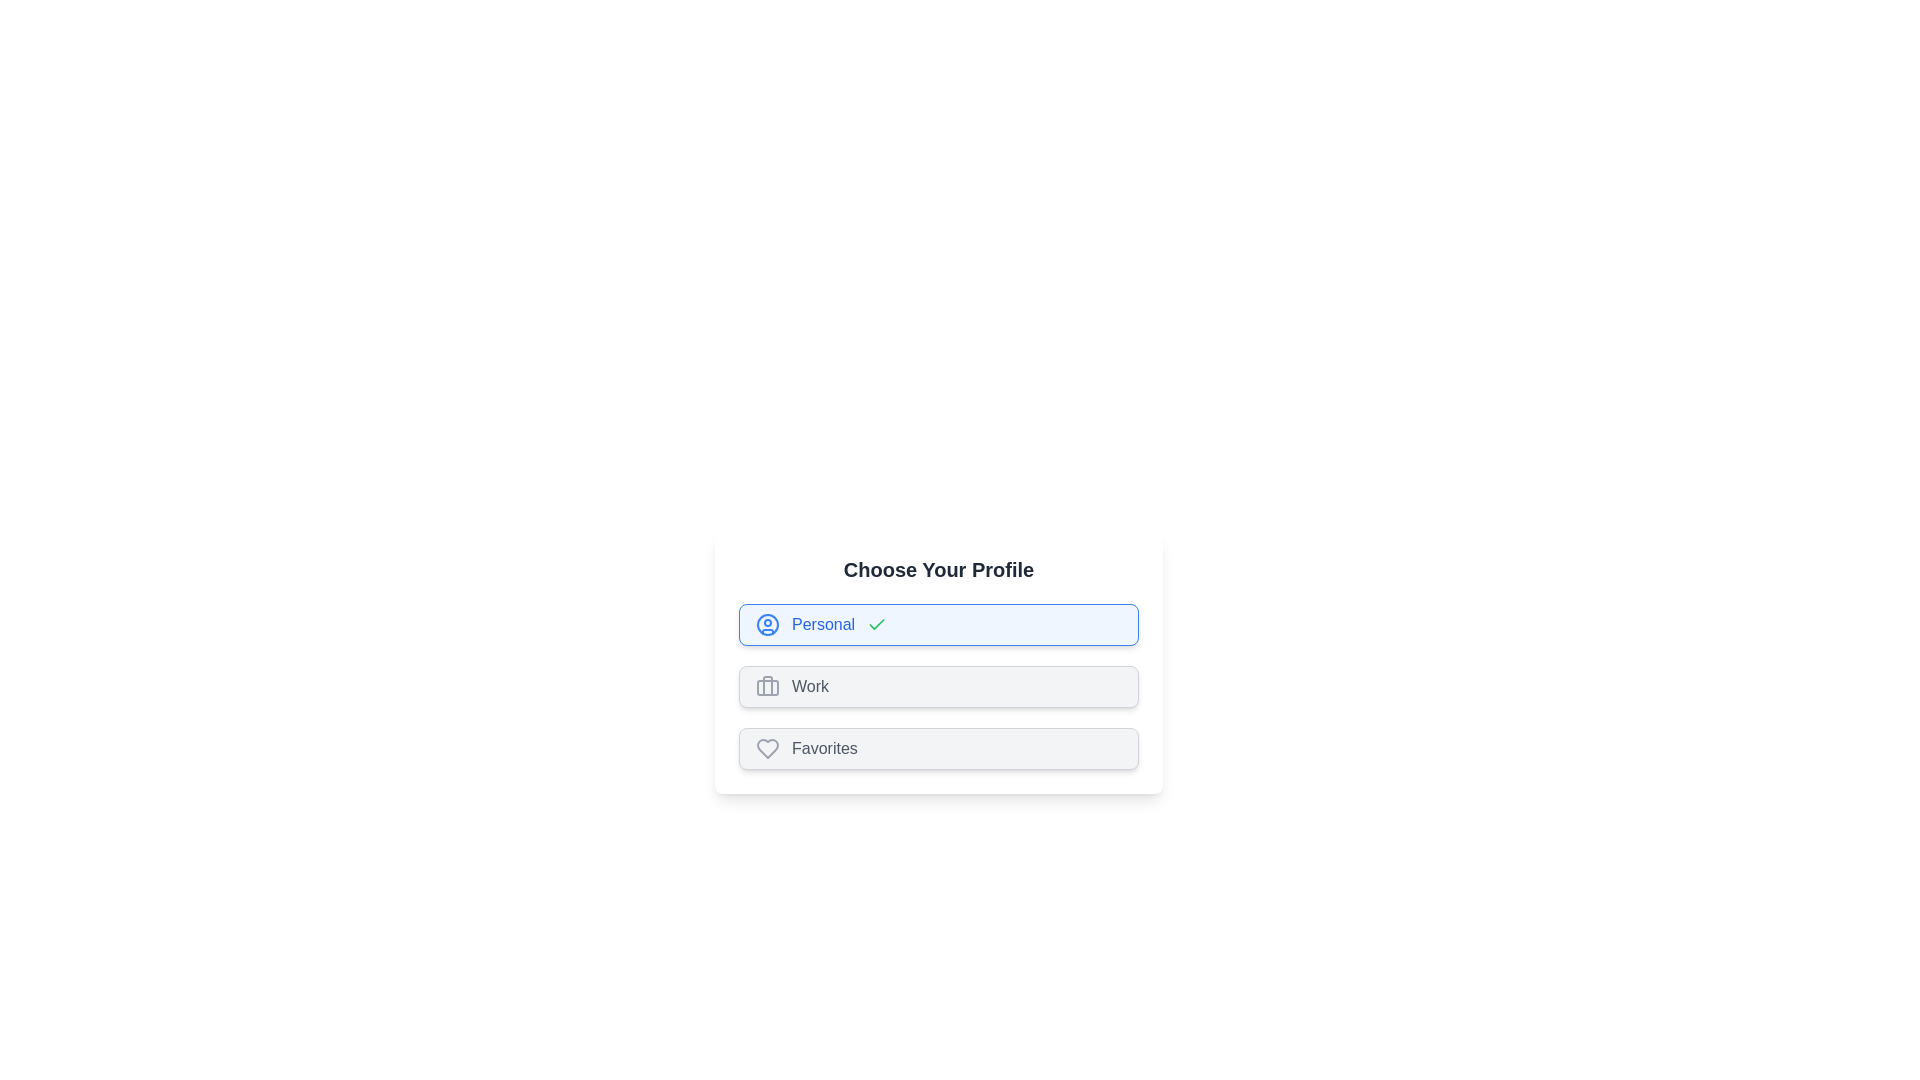 The image size is (1920, 1080). I want to click on the title text 'Choose Your Profile' to select it, so click(938, 570).